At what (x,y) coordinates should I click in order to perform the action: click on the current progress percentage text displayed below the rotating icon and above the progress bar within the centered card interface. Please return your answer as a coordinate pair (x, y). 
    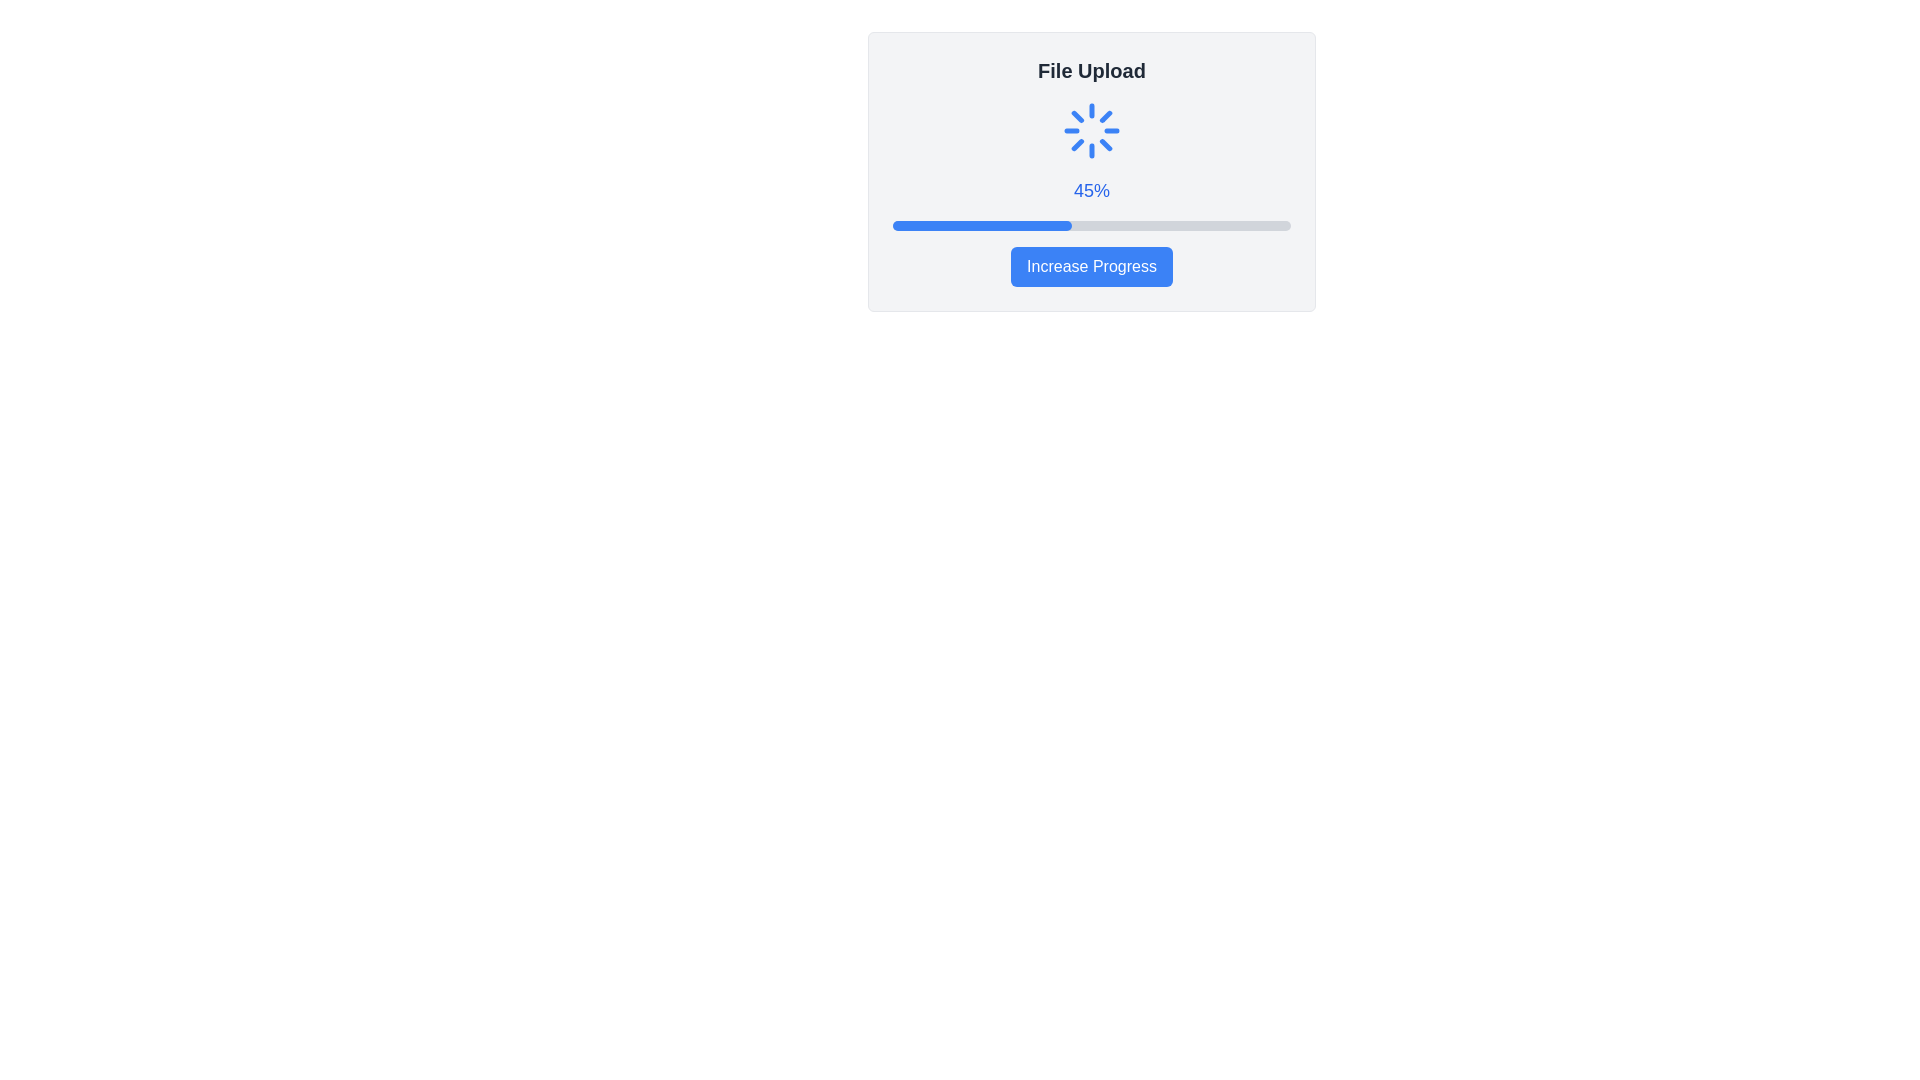
    Looking at the image, I should click on (1090, 191).